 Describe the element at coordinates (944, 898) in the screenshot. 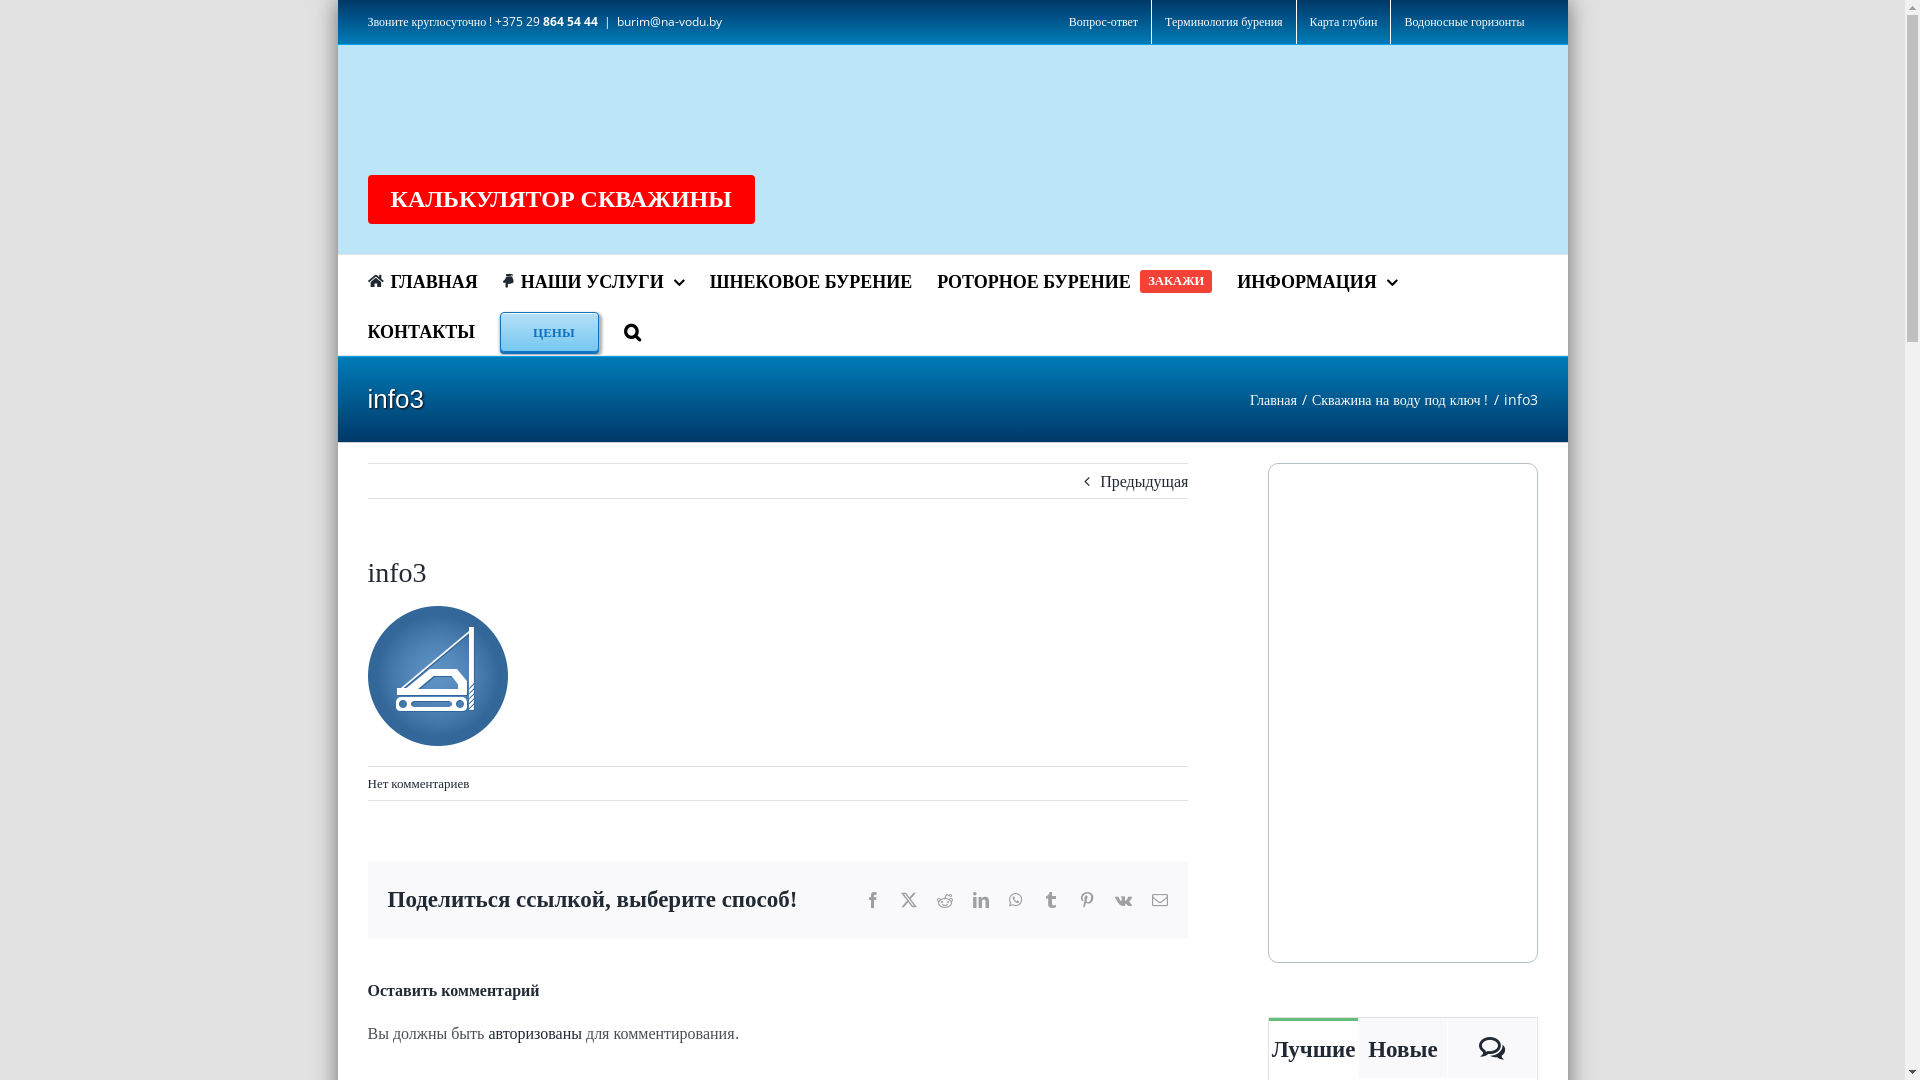

I see `'Reddit'` at that location.